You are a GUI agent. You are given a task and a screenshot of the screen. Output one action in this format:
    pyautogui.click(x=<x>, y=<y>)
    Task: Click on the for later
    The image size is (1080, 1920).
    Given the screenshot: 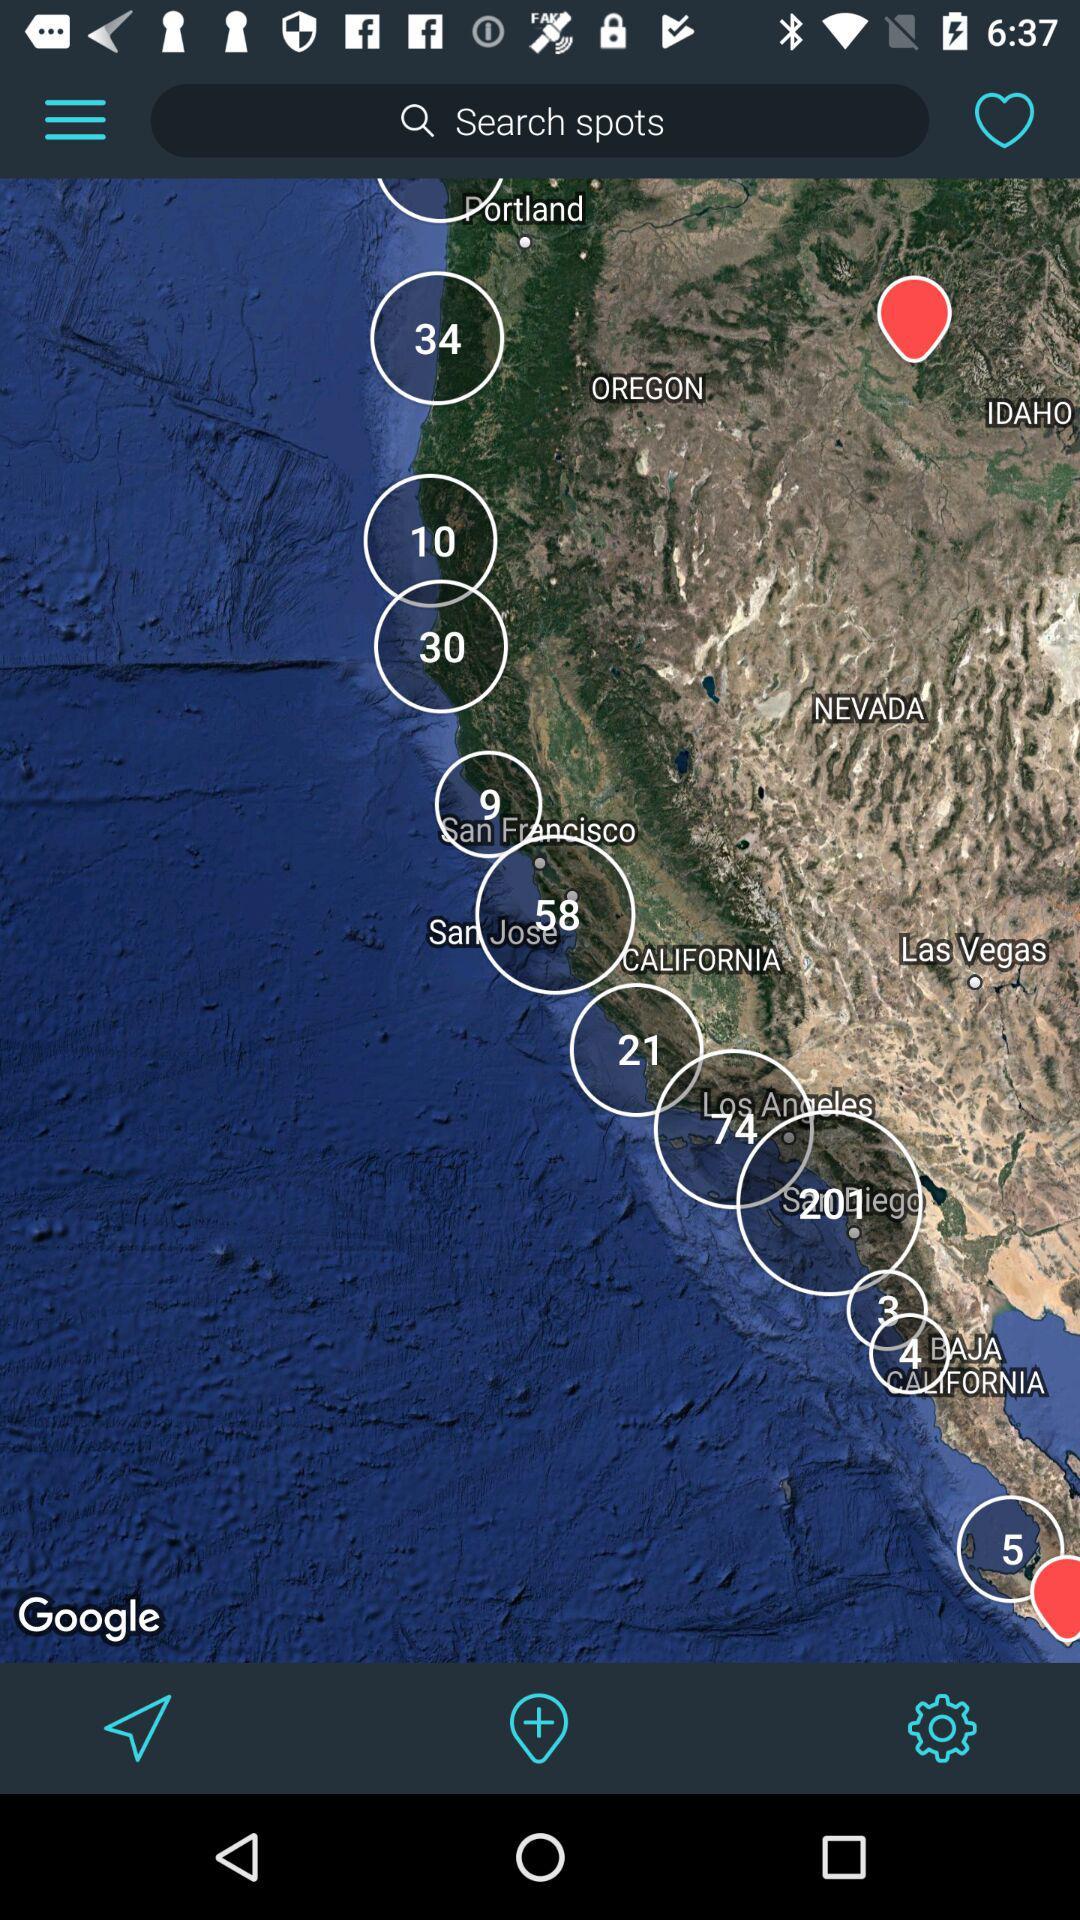 What is the action you would take?
    pyautogui.click(x=1004, y=119)
    